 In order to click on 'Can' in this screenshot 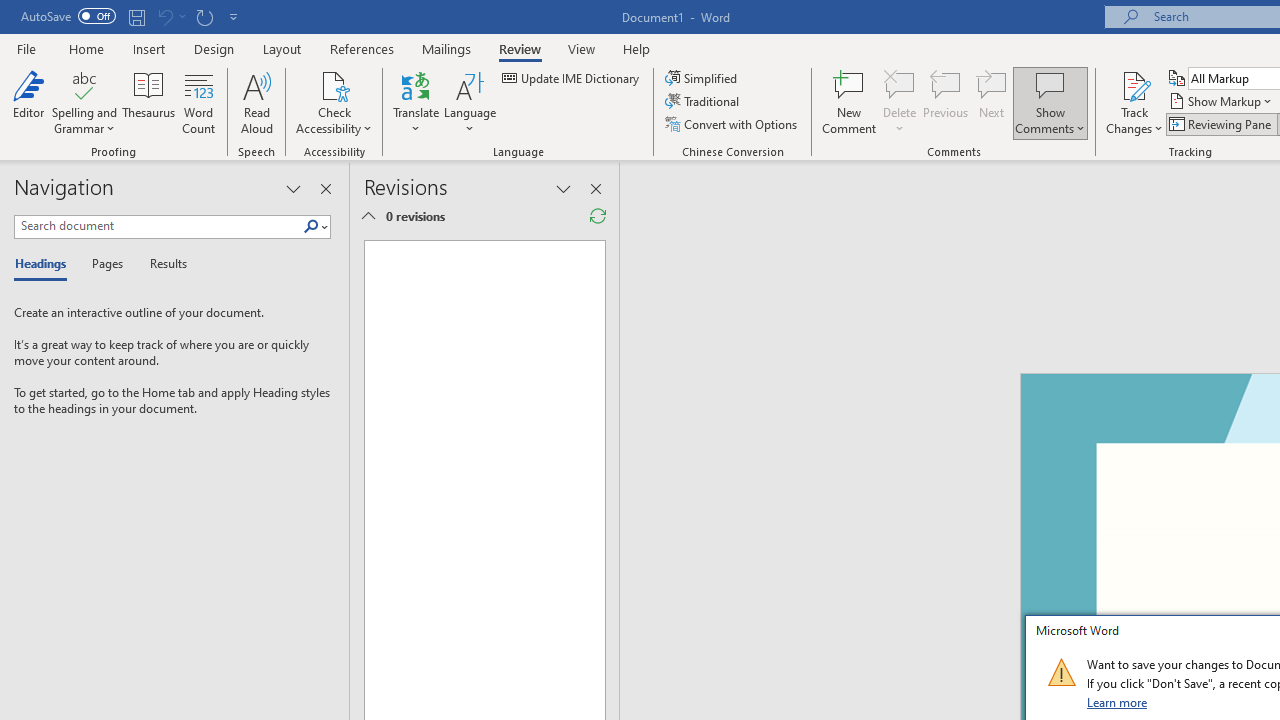, I will do `click(164, 16)`.